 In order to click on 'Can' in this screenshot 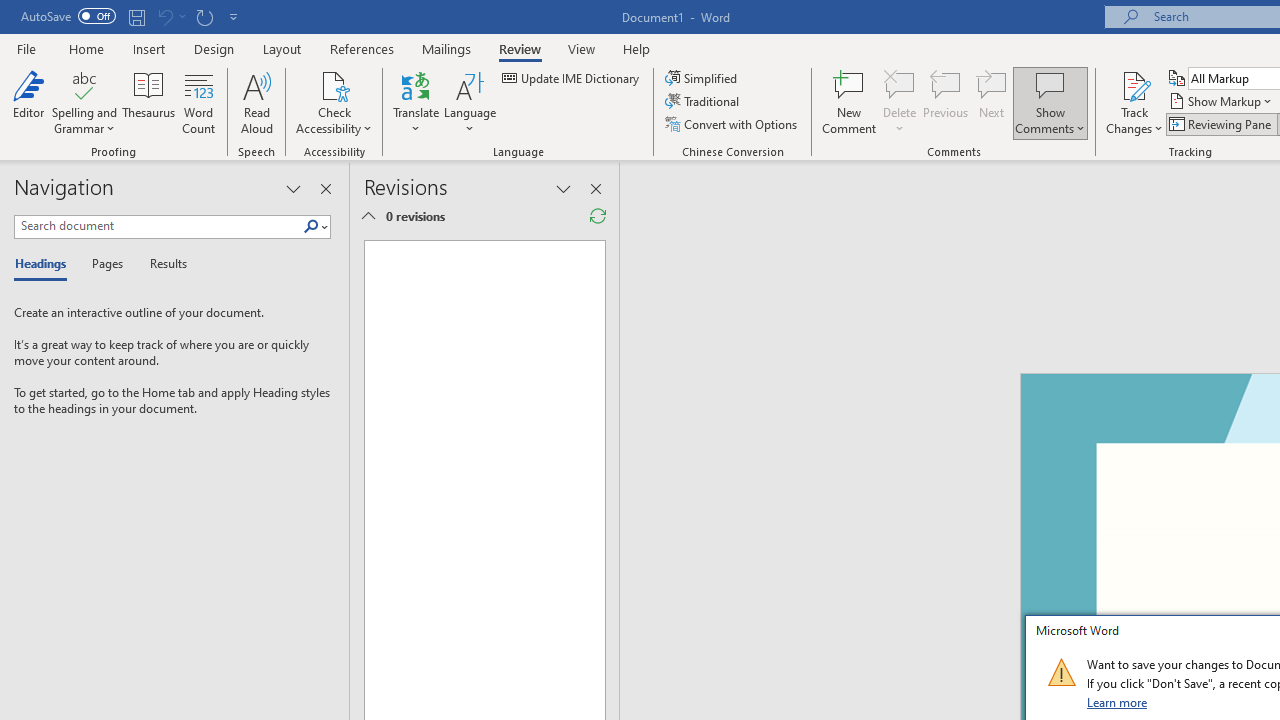, I will do `click(164, 16)`.